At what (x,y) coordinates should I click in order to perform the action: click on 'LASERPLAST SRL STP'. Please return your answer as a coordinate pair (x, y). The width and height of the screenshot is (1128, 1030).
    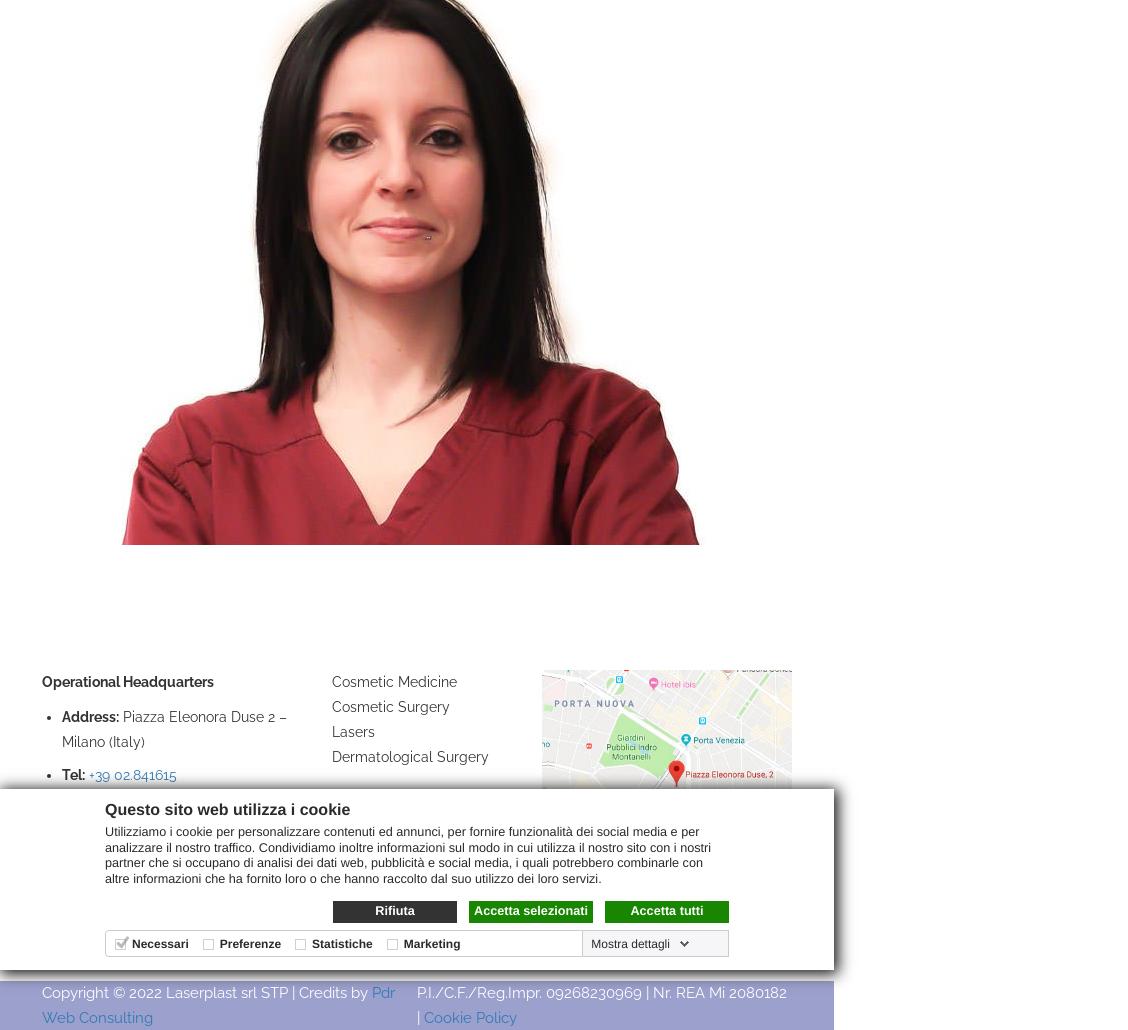
    Looking at the image, I should click on (120, 635).